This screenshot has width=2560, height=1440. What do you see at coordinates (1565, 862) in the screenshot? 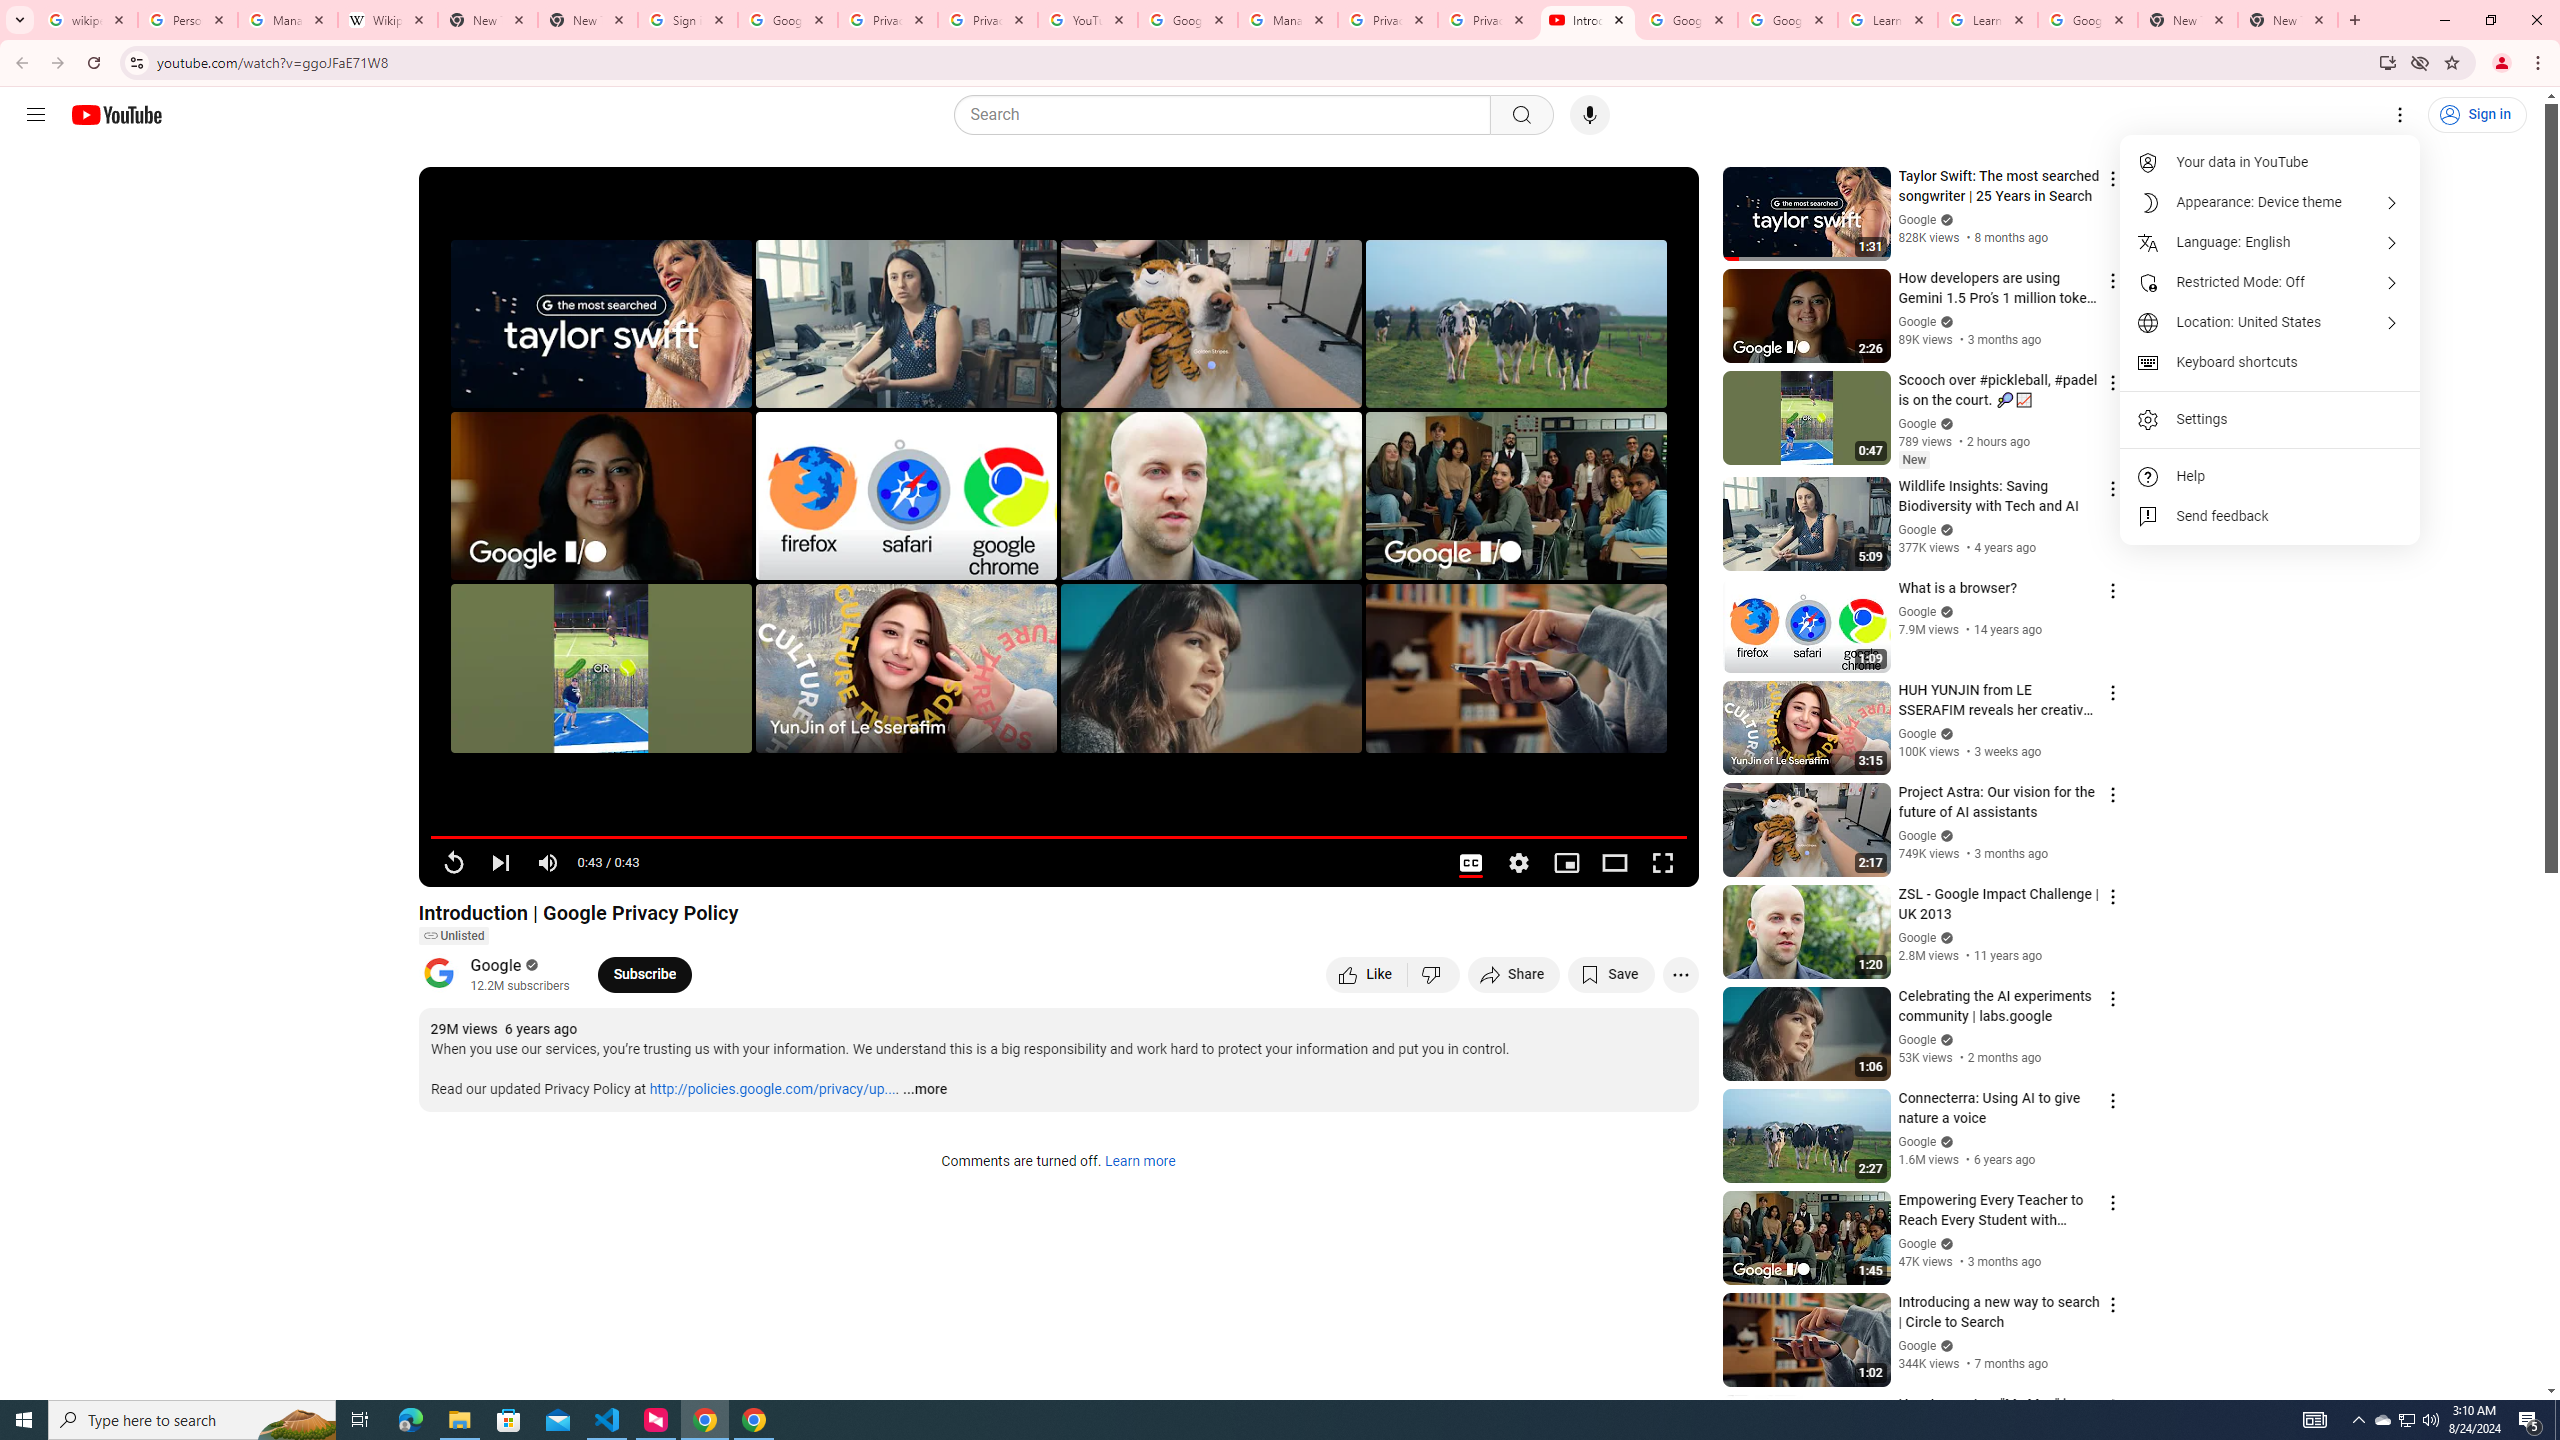
I see `'Miniplayer (i)'` at bounding box center [1565, 862].